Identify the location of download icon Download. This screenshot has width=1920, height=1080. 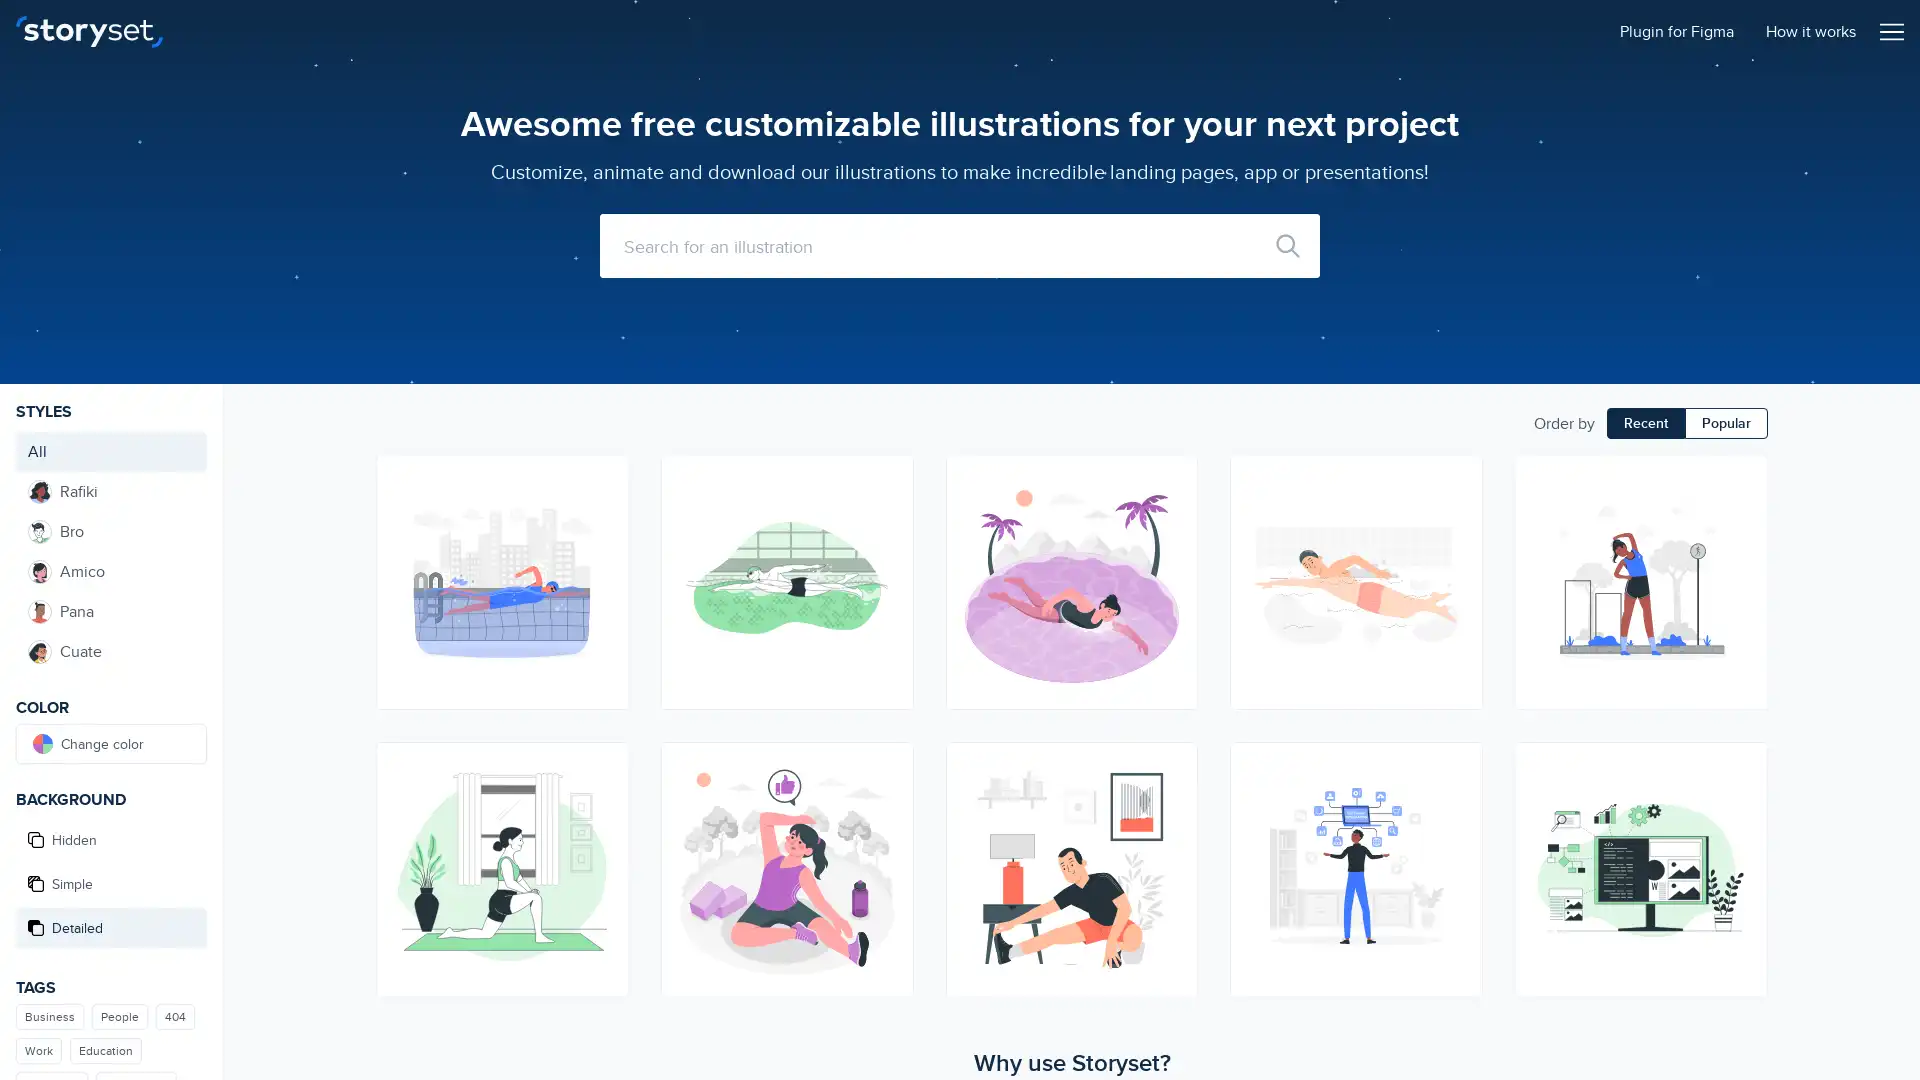
(1172, 801).